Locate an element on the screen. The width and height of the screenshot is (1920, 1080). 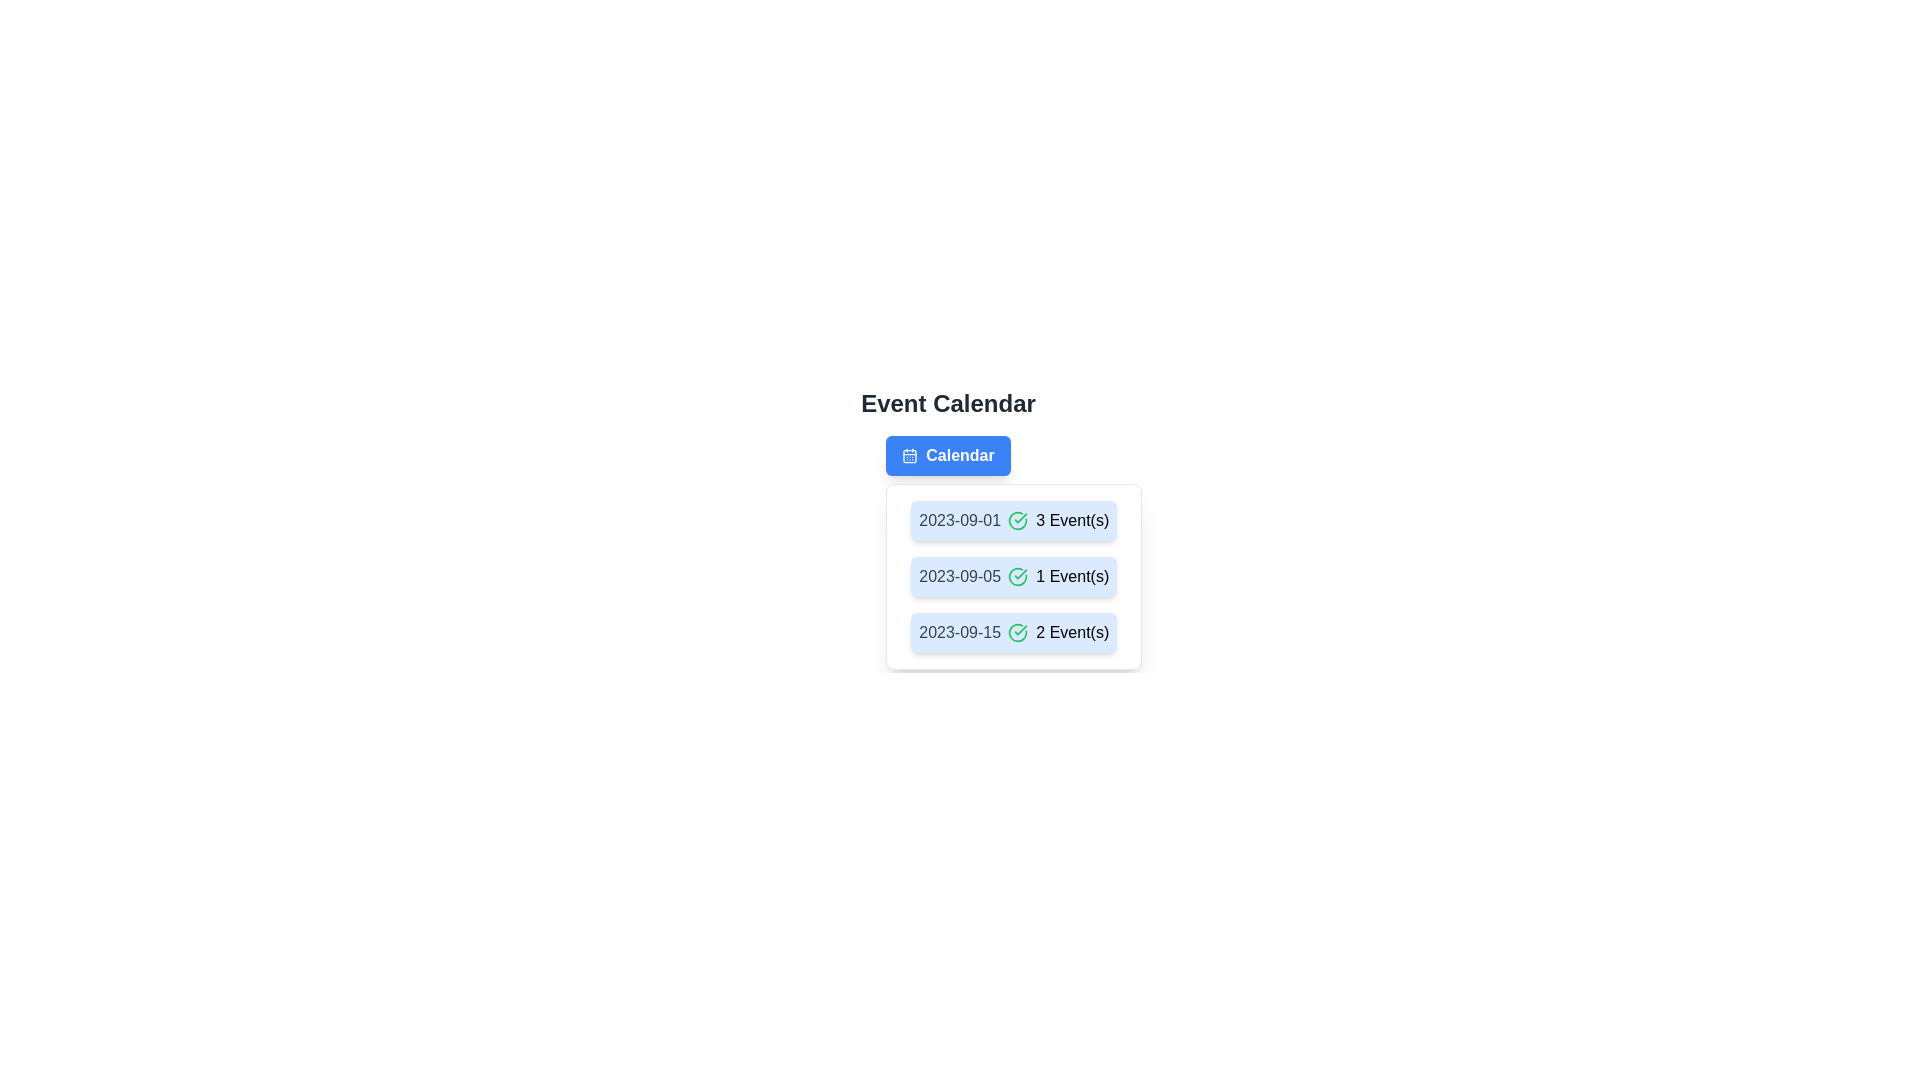
the event summary block for the date '2023-09-05' is located at coordinates (1013, 577).